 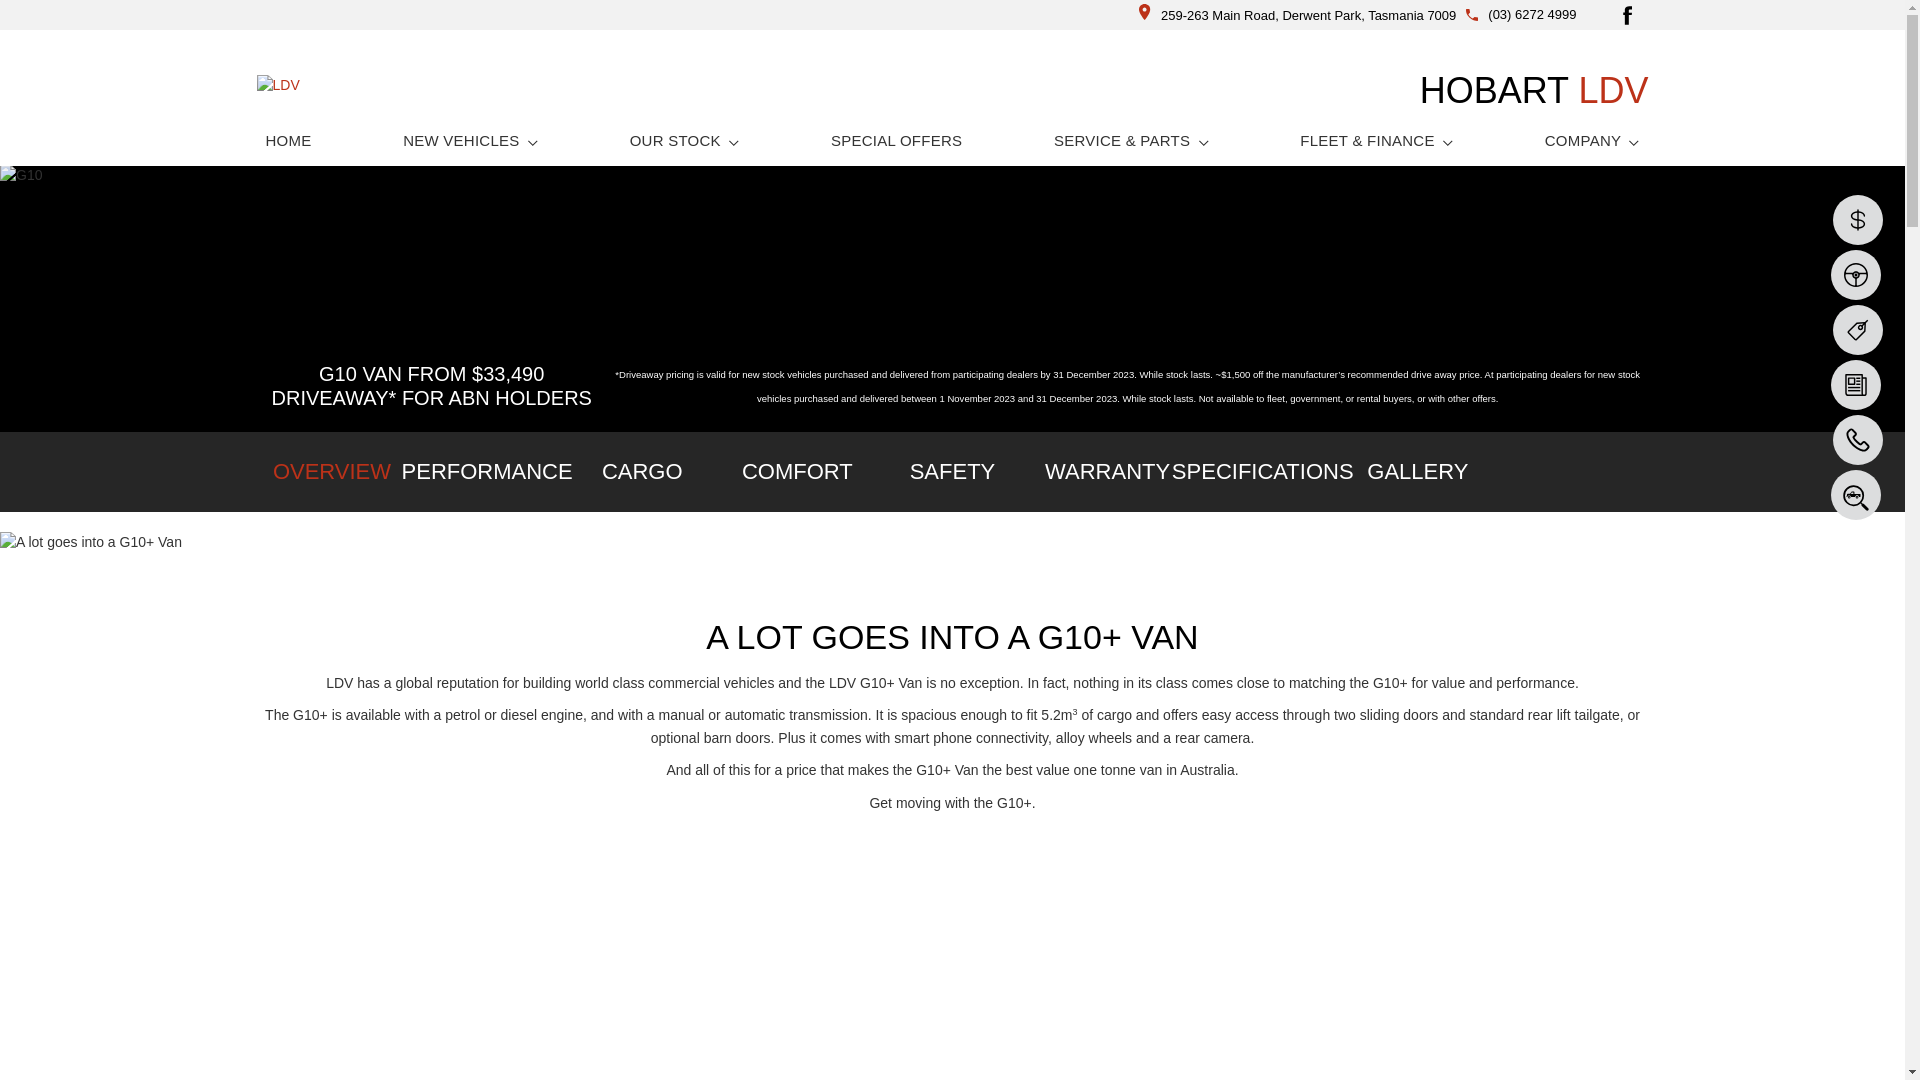 What do you see at coordinates (1297, 15) in the screenshot?
I see `'259-263 Main Road, Derwent Park, Tasmania 7009'` at bounding box center [1297, 15].